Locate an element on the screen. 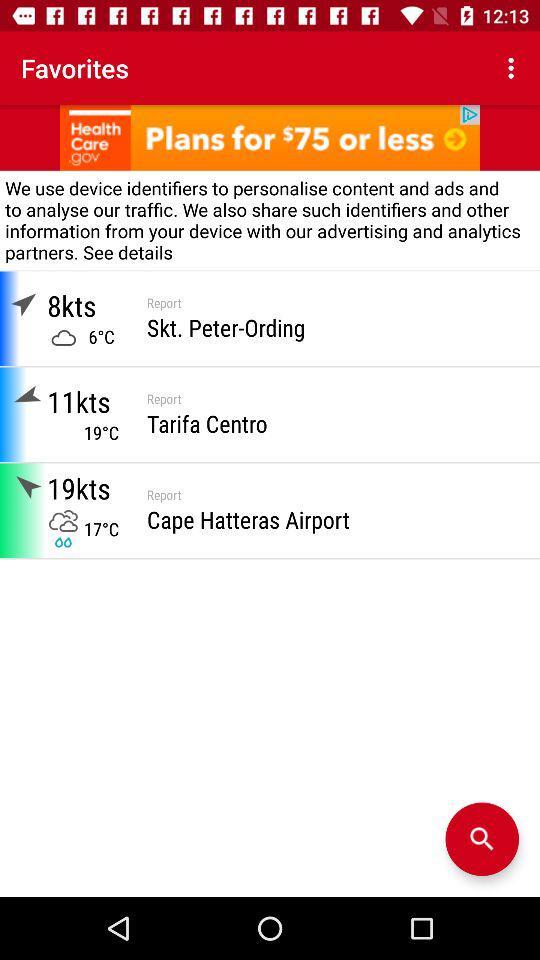 Image resolution: width=540 pixels, height=960 pixels. search on the app is located at coordinates (481, 839).